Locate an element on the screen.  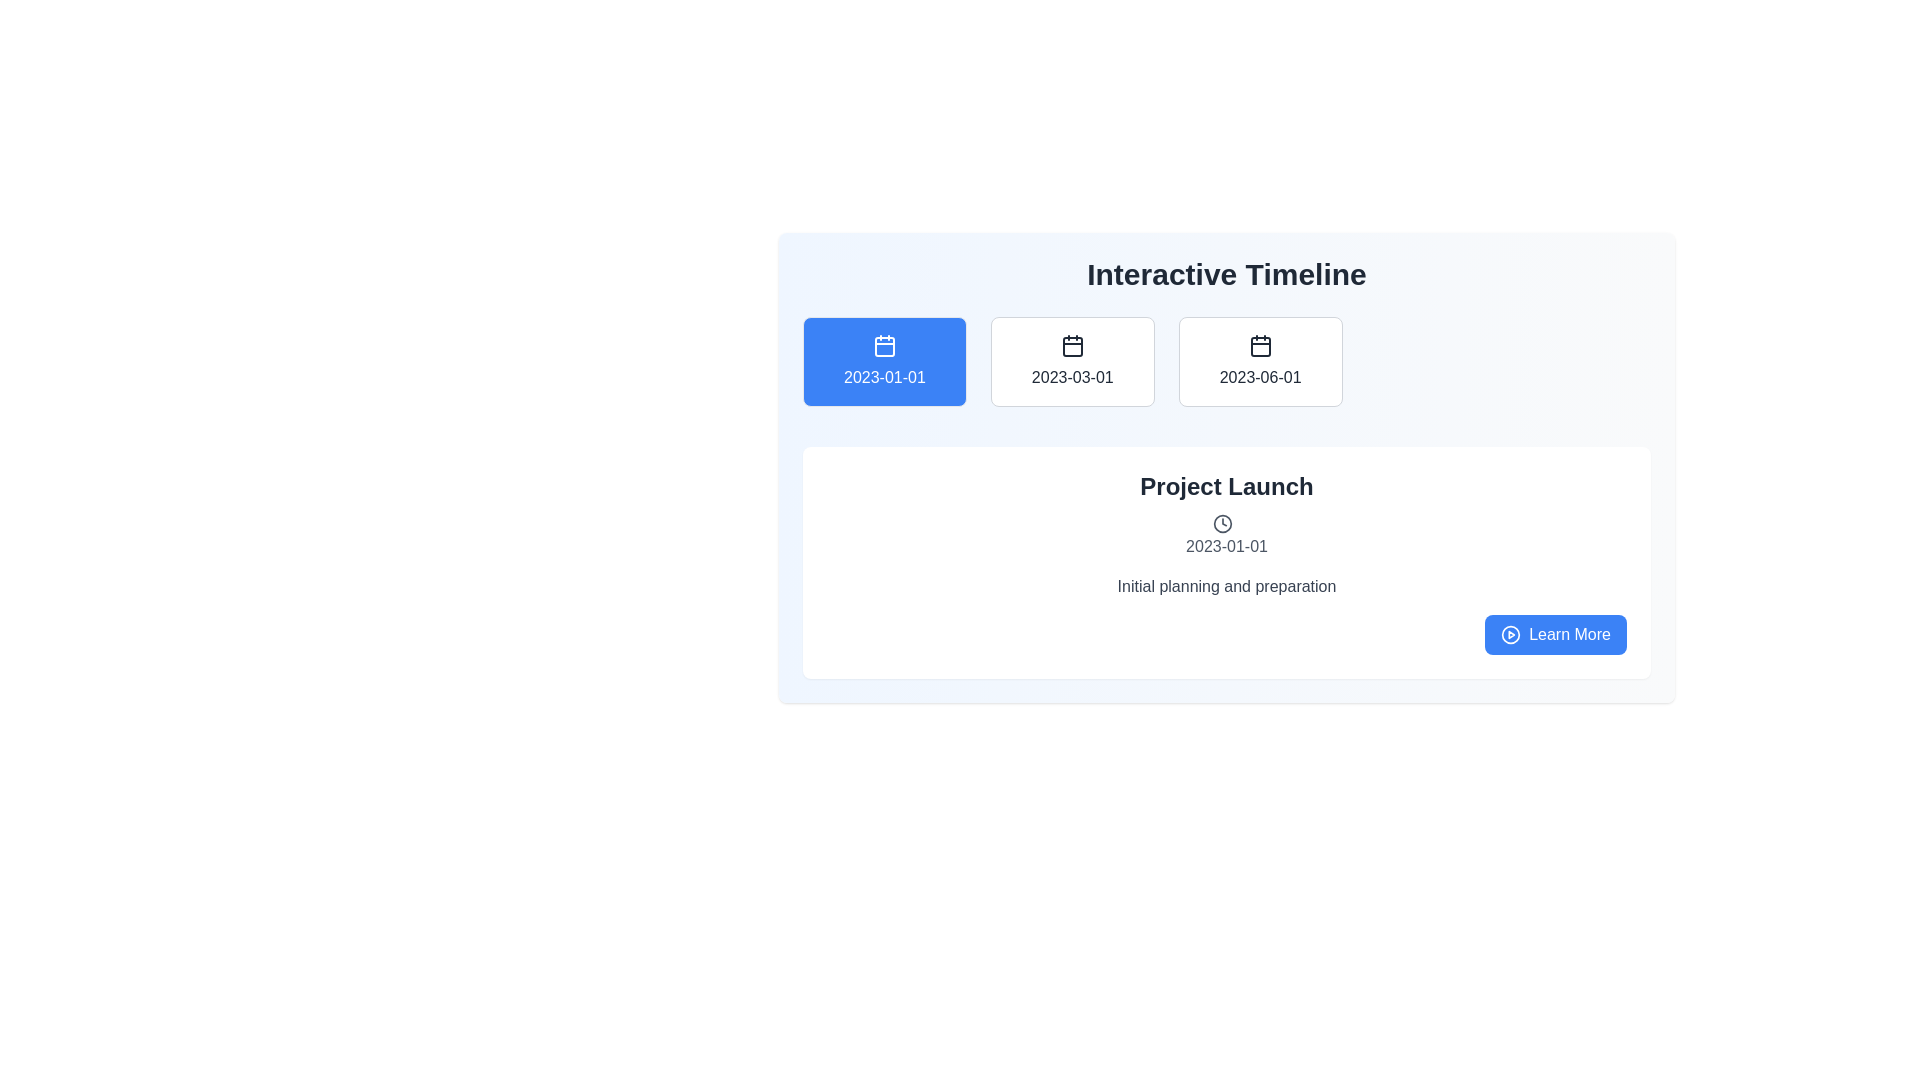
time/date icon located between the heading 'Project Launch' and the date text '2023-01-01' is located at coordinates (1222, 522).